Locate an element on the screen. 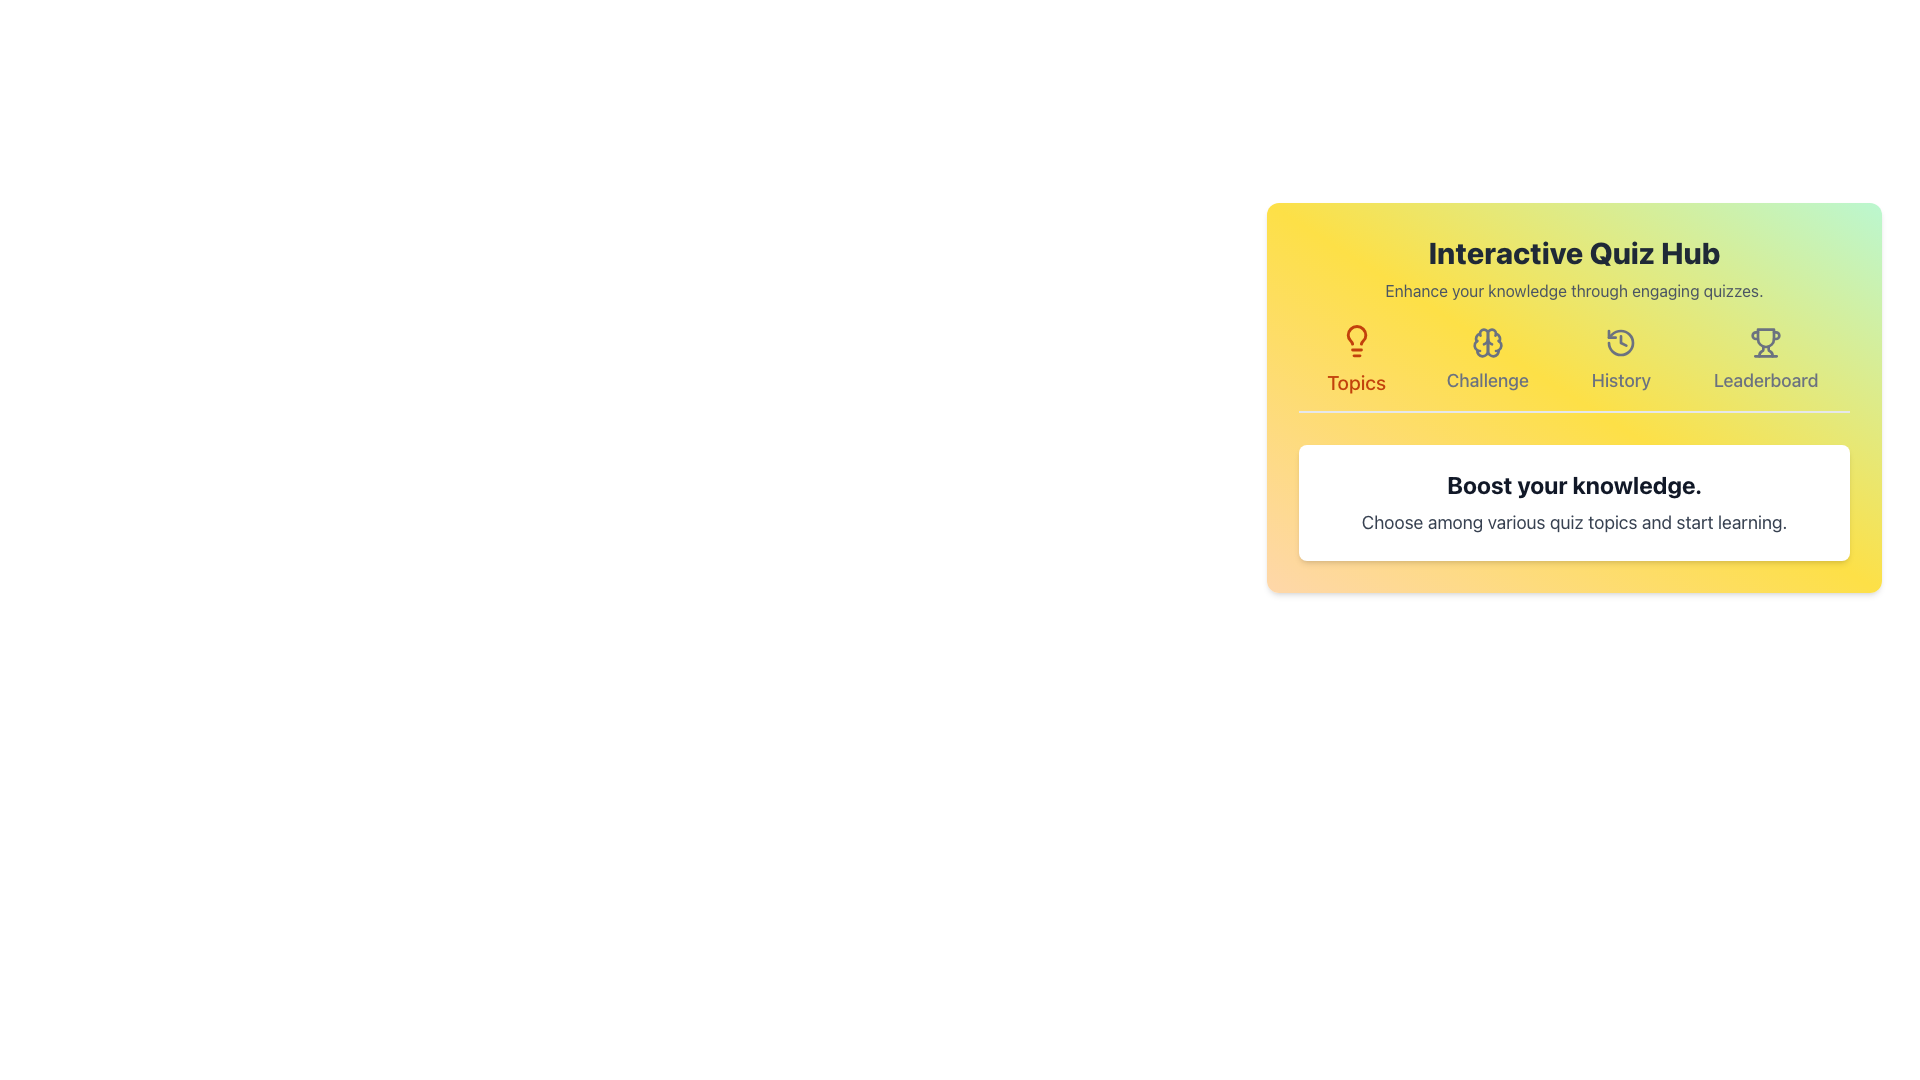 The width and height of the screenshot is (1920, 1080). each segment of the Navigation bar containing options like 'Topics', 'Challenge', 'History', and 'Leaderboard' is located at coordinates (1573, 370).